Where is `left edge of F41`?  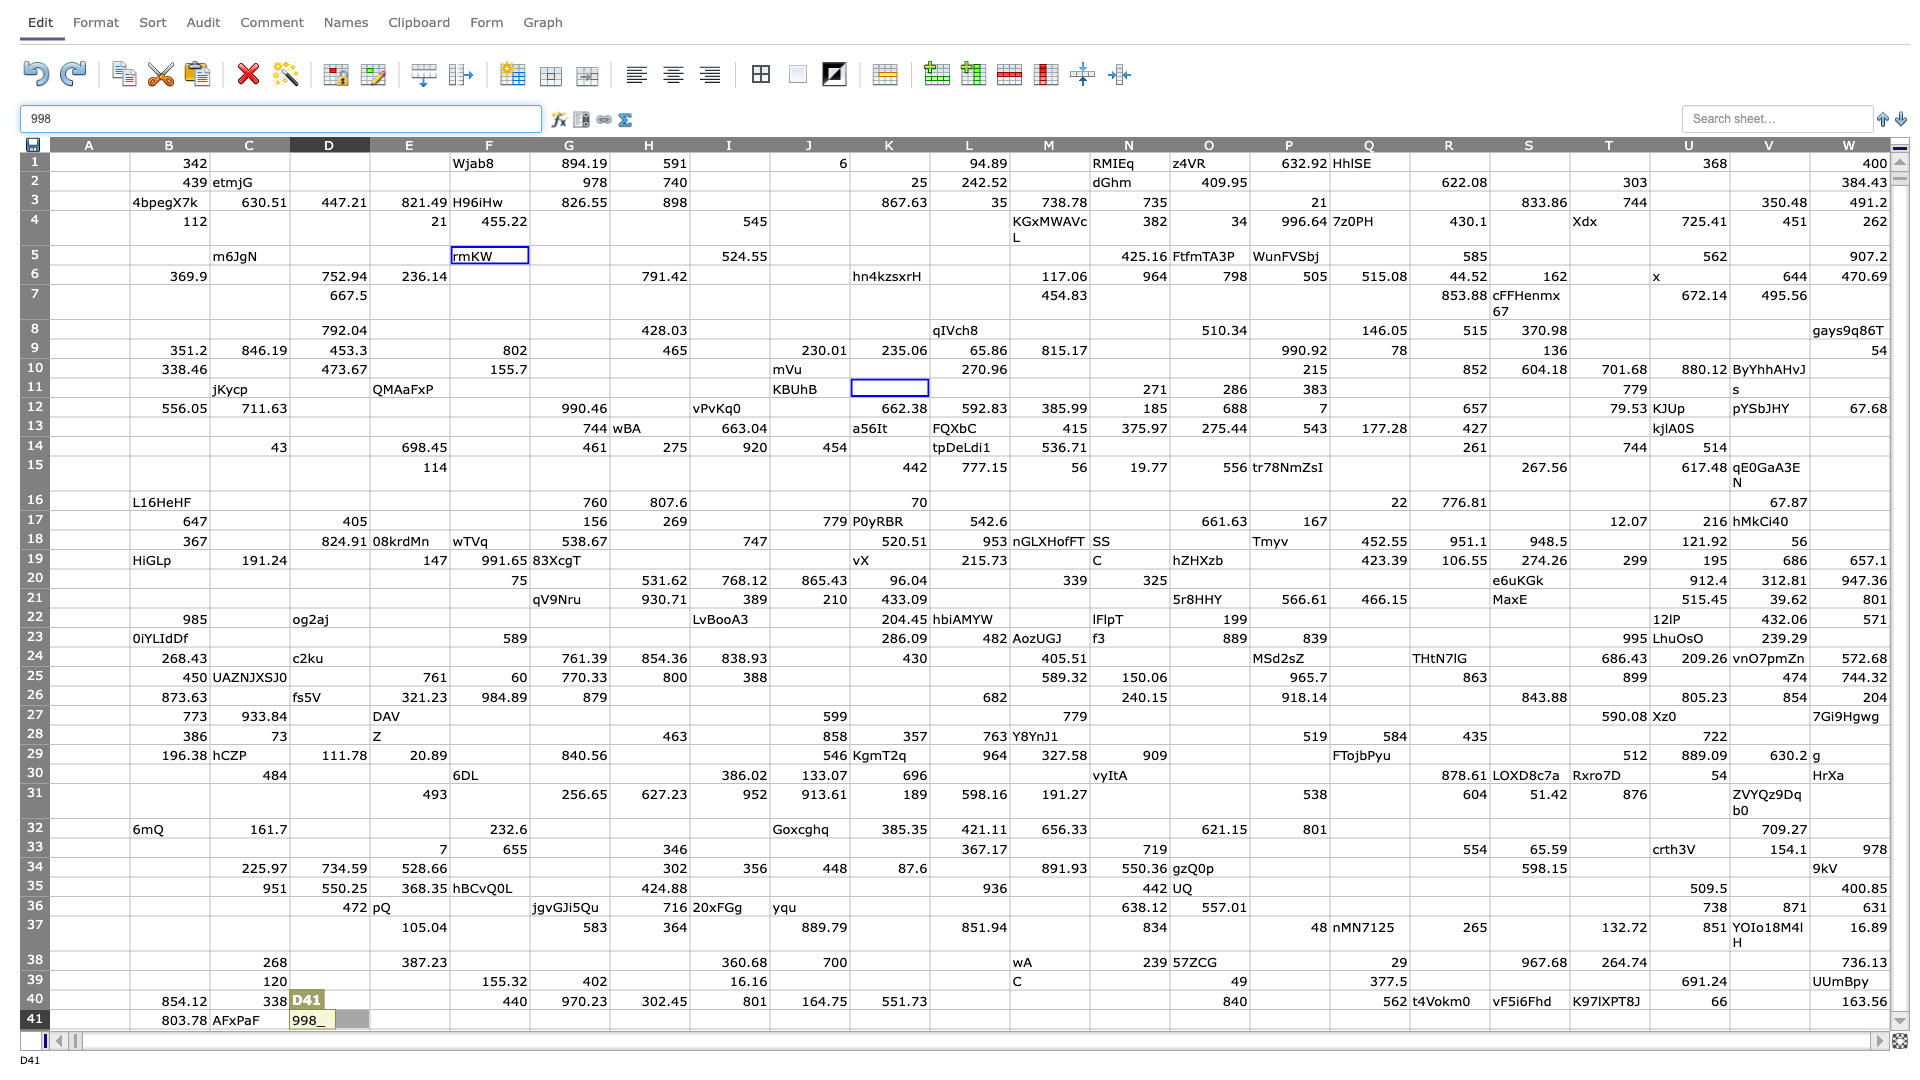
left edge of F41 is located at coordinates (449, 1019).